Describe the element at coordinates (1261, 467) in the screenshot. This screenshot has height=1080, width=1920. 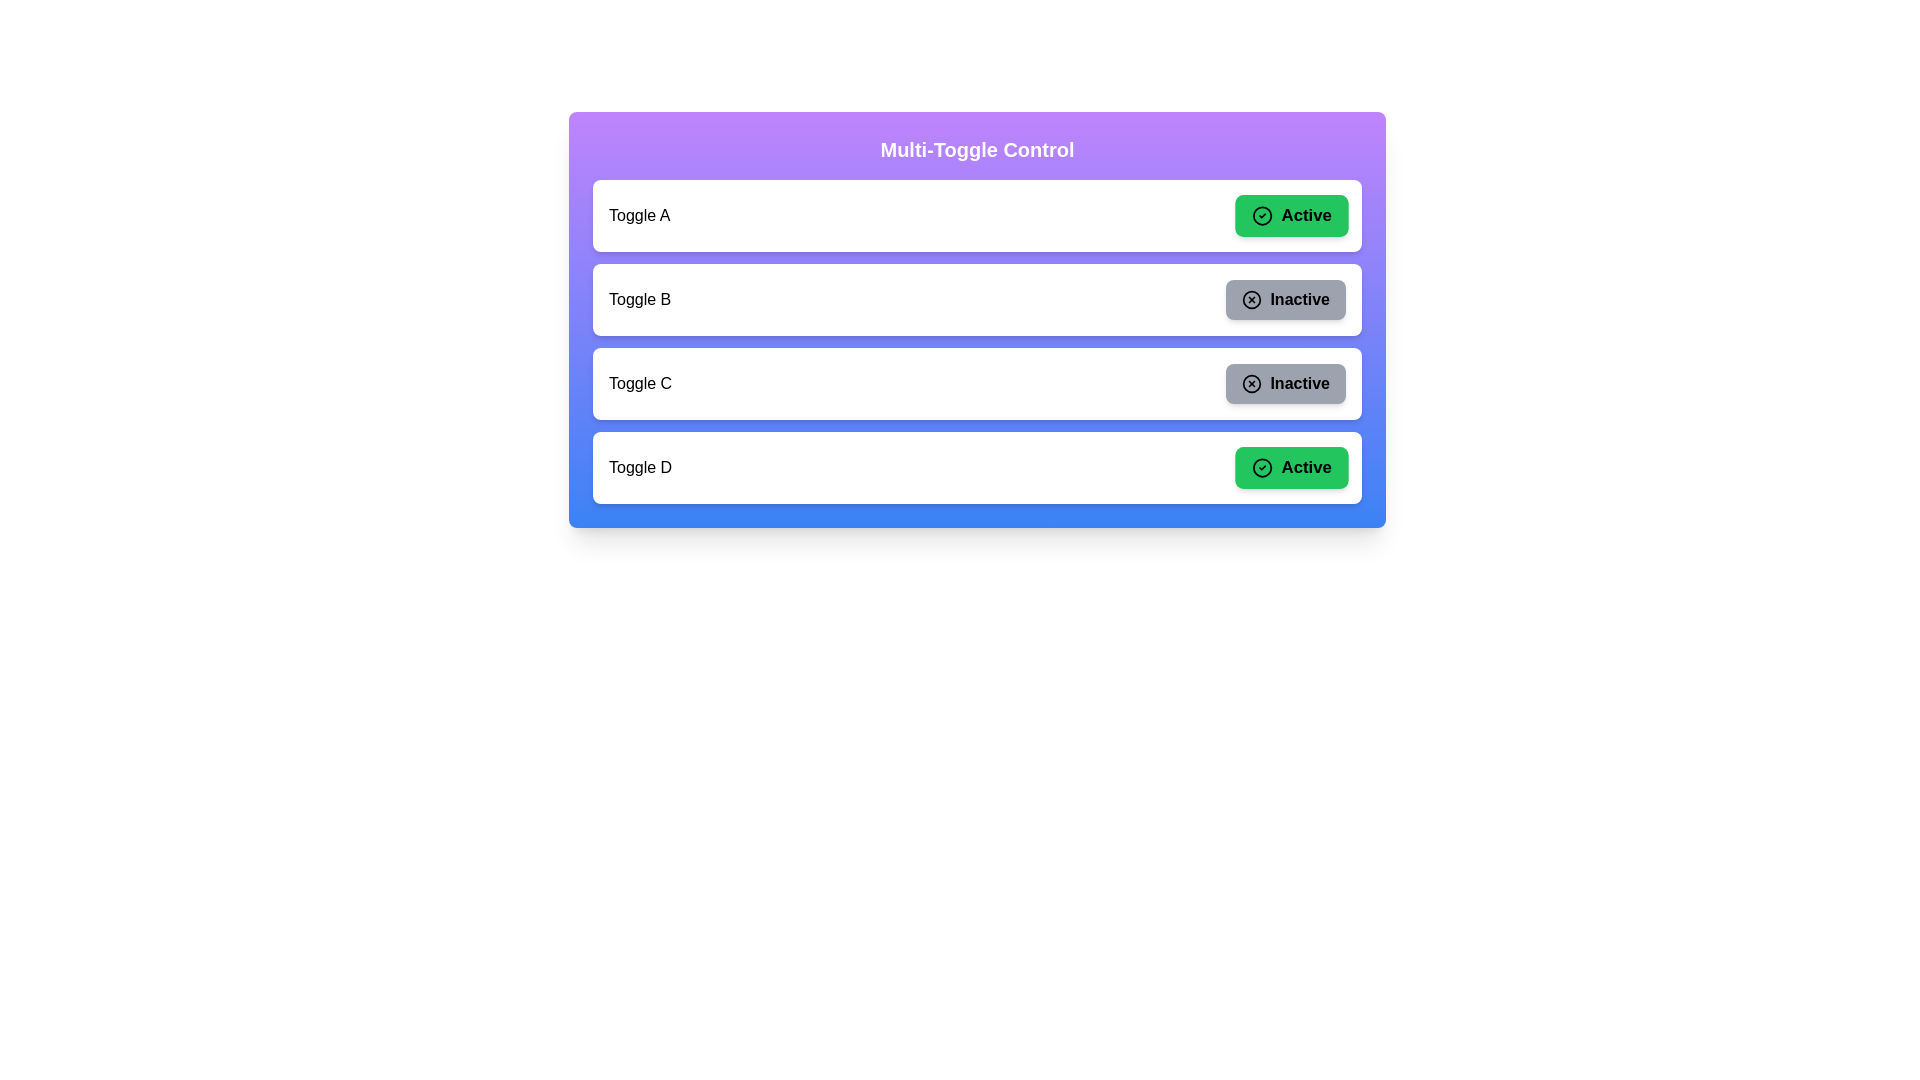
I see `circular icon graphic with a black checkmark on a green background located at the end of the 'Toggle D' row in the multi-toggle control interface` at that location.